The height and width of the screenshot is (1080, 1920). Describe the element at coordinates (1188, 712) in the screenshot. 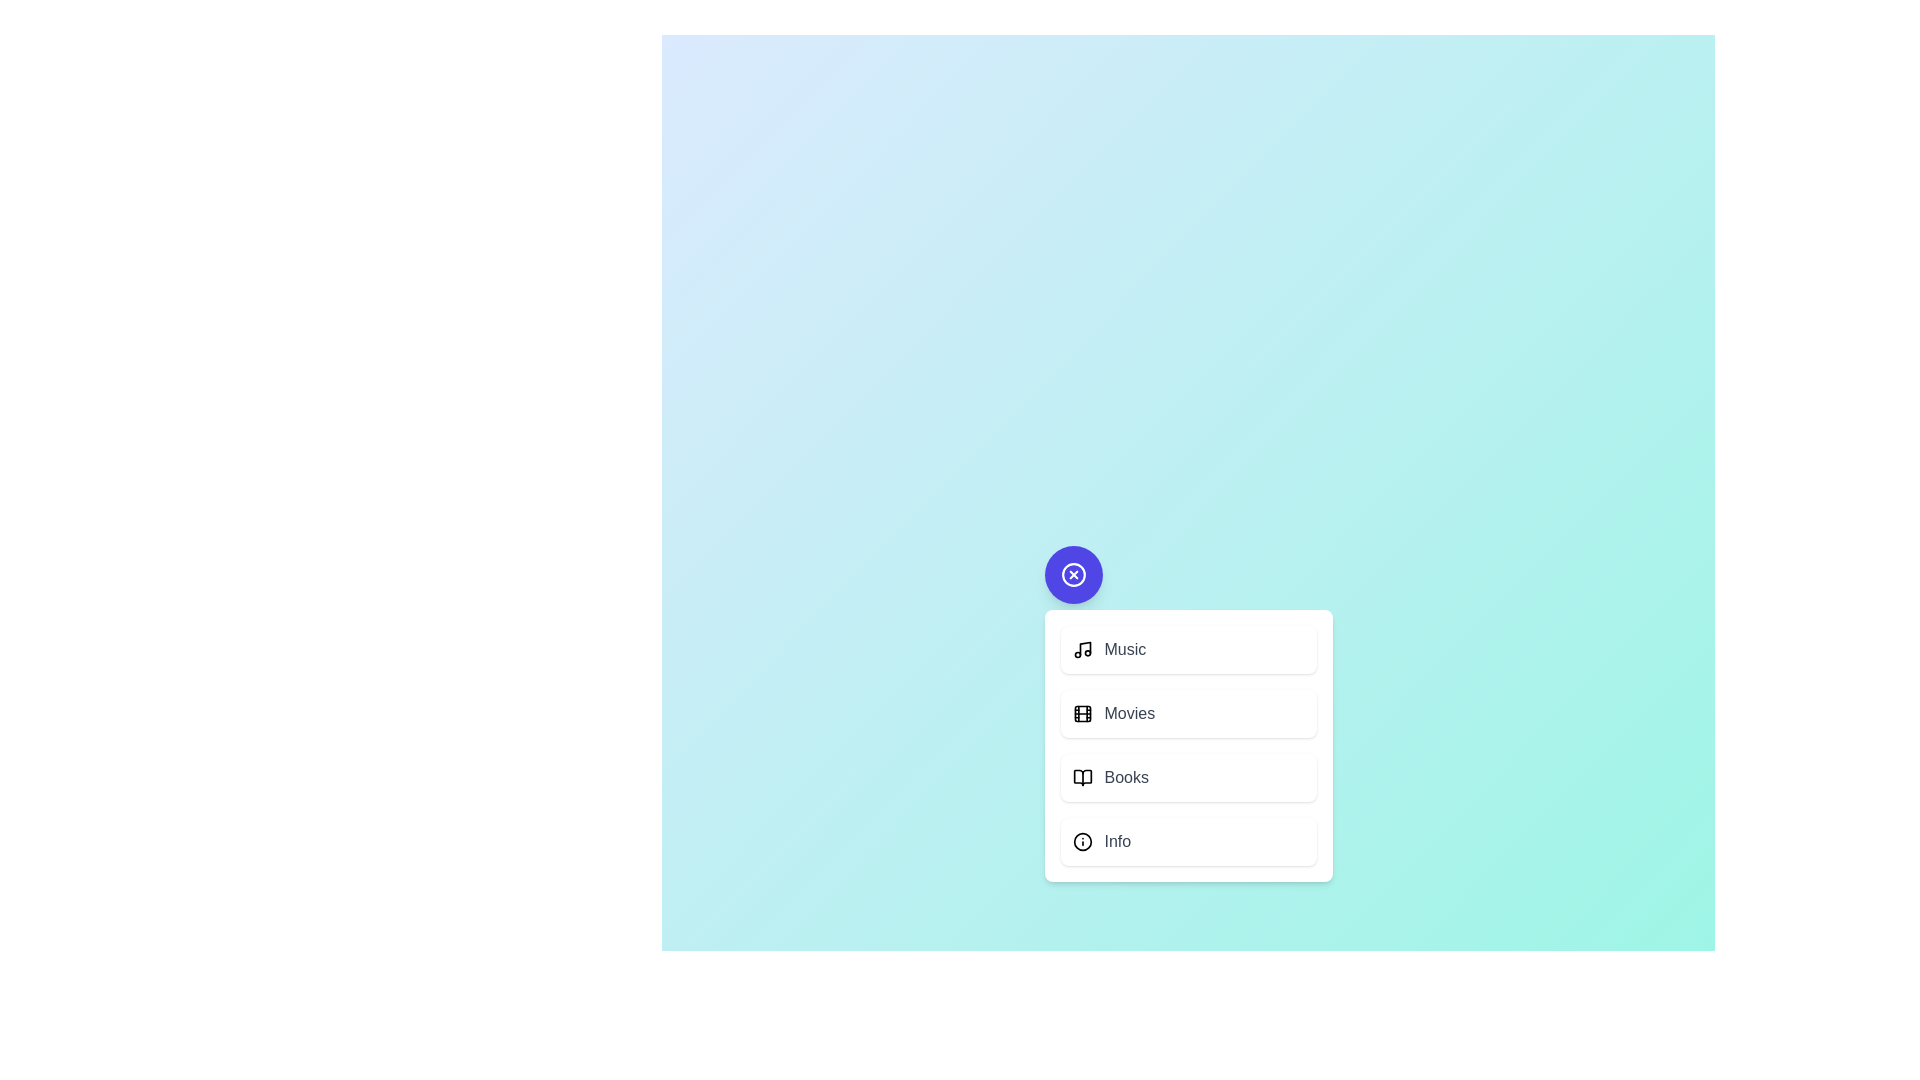

I see `the action 'Movies' from the menu` at that location.